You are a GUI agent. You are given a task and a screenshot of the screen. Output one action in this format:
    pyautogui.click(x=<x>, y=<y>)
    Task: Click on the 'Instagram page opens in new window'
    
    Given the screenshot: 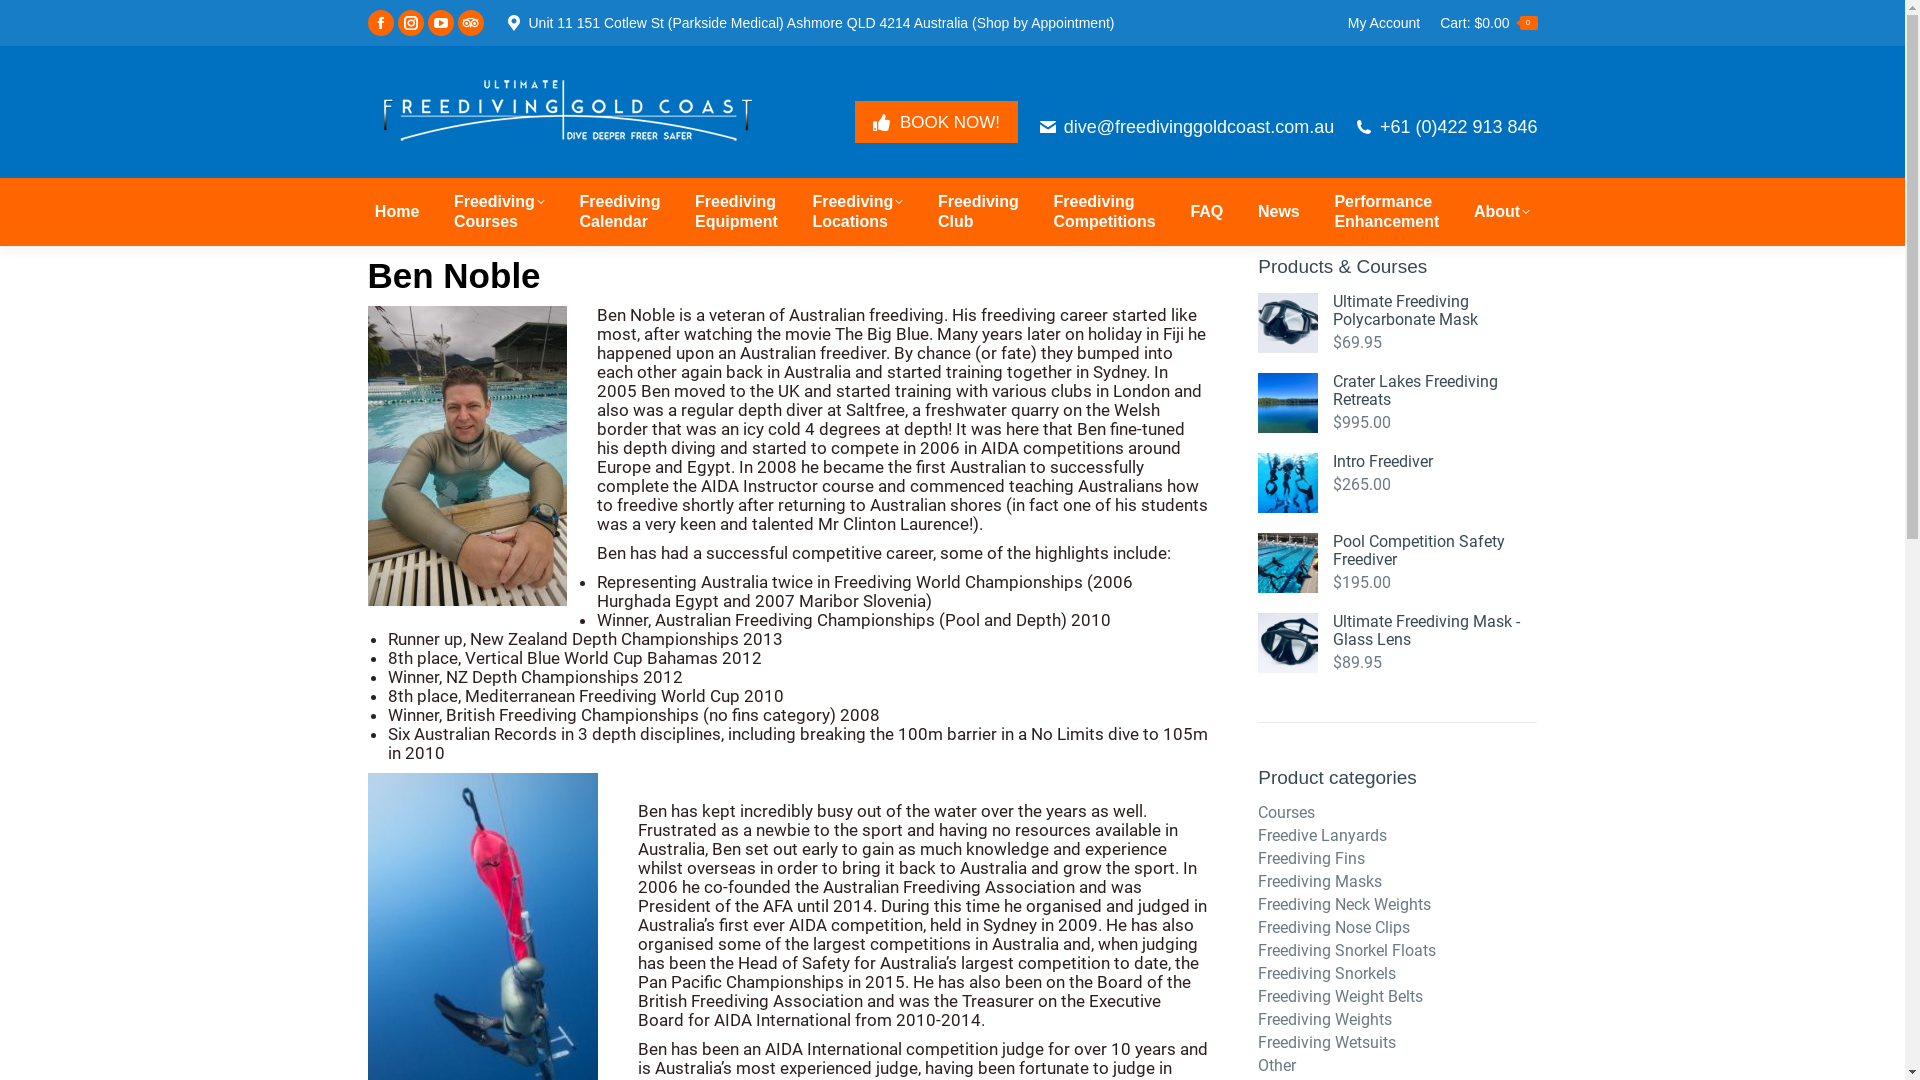 What is the action you would take?
    pyautogui.click(x=410, y=23)
    